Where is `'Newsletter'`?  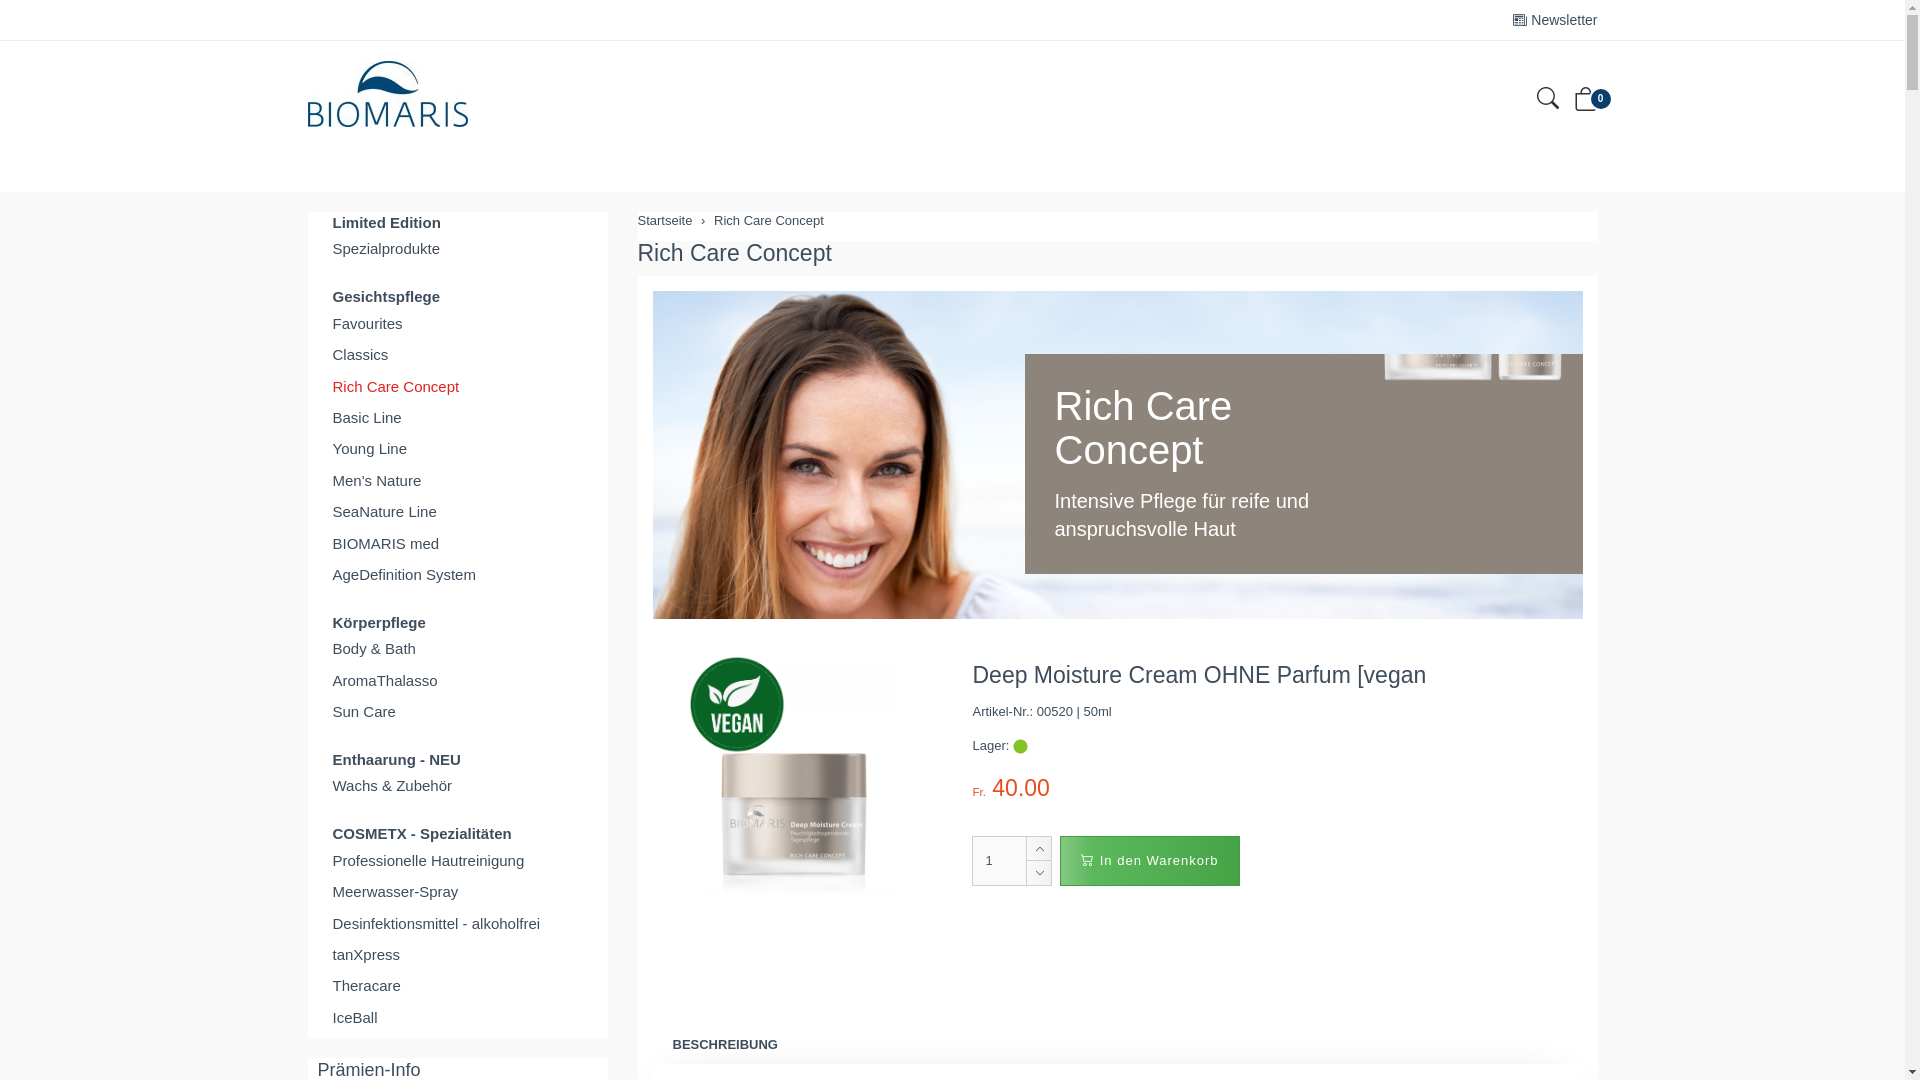
'Newsletter' is located at coordinates (1554, 19).